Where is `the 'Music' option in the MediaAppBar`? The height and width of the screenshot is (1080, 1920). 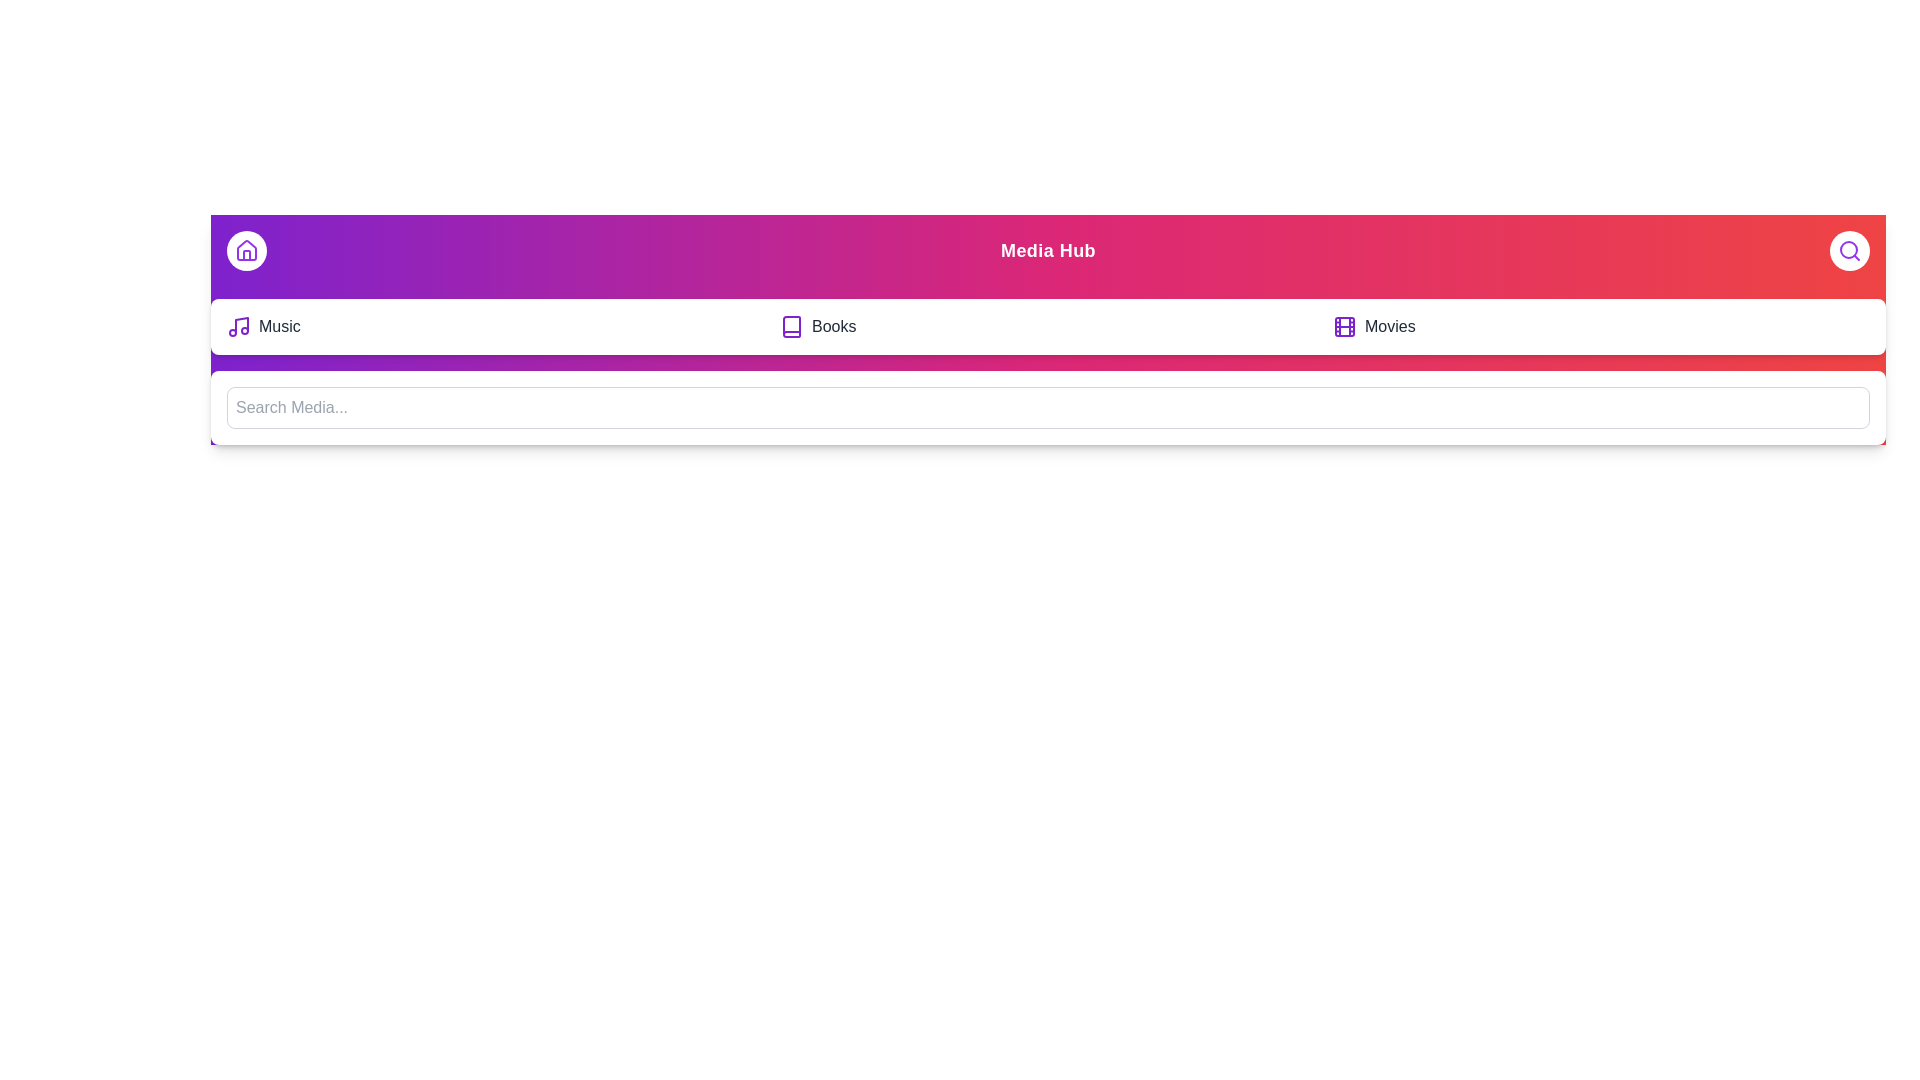 the 'Music' option in the MediaAppBar is located at coordinates (495, 326).